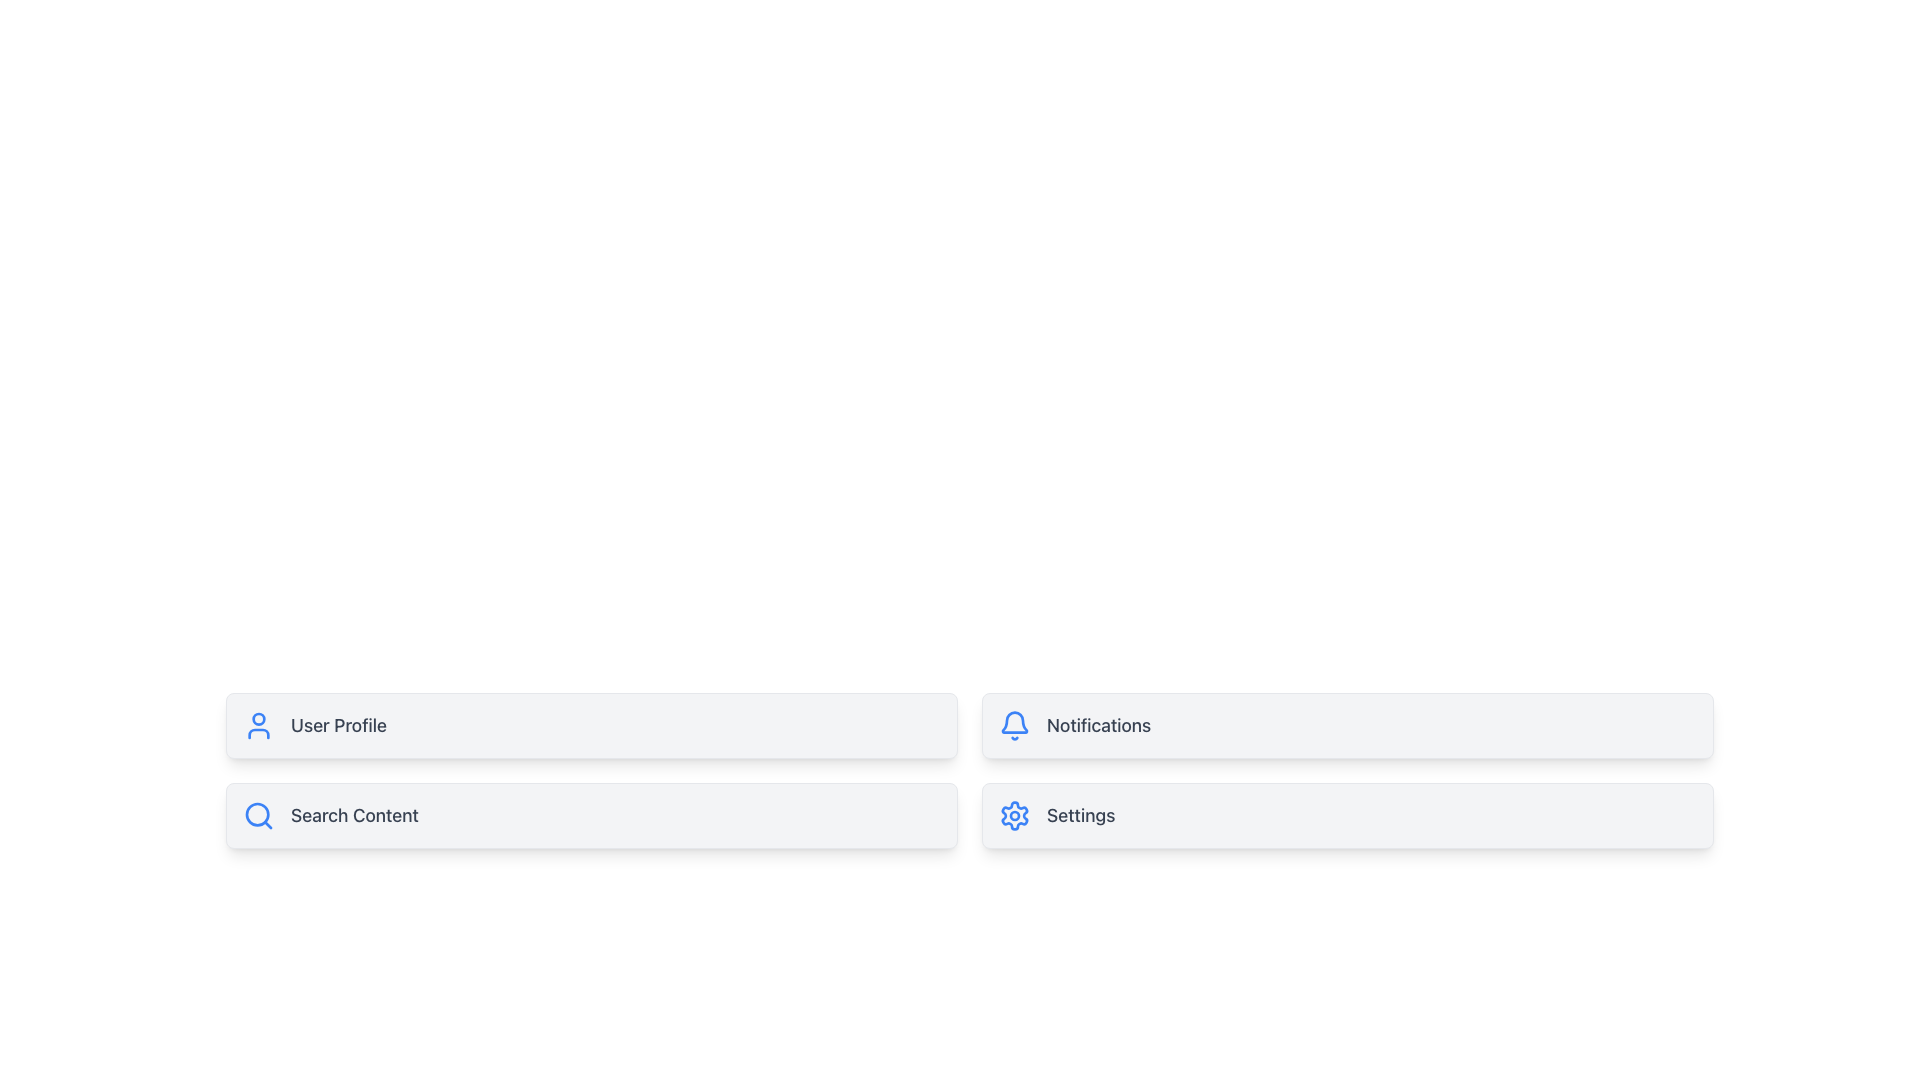 The height and width of the screenshot is (1080, 1920). What do you see at coordinates (258, 725) in the screenshot?
I see `the user silhouette icon, which is colored blue and positioned to the far left of the 'User Profile' text group` at bounding box center [258, 725].